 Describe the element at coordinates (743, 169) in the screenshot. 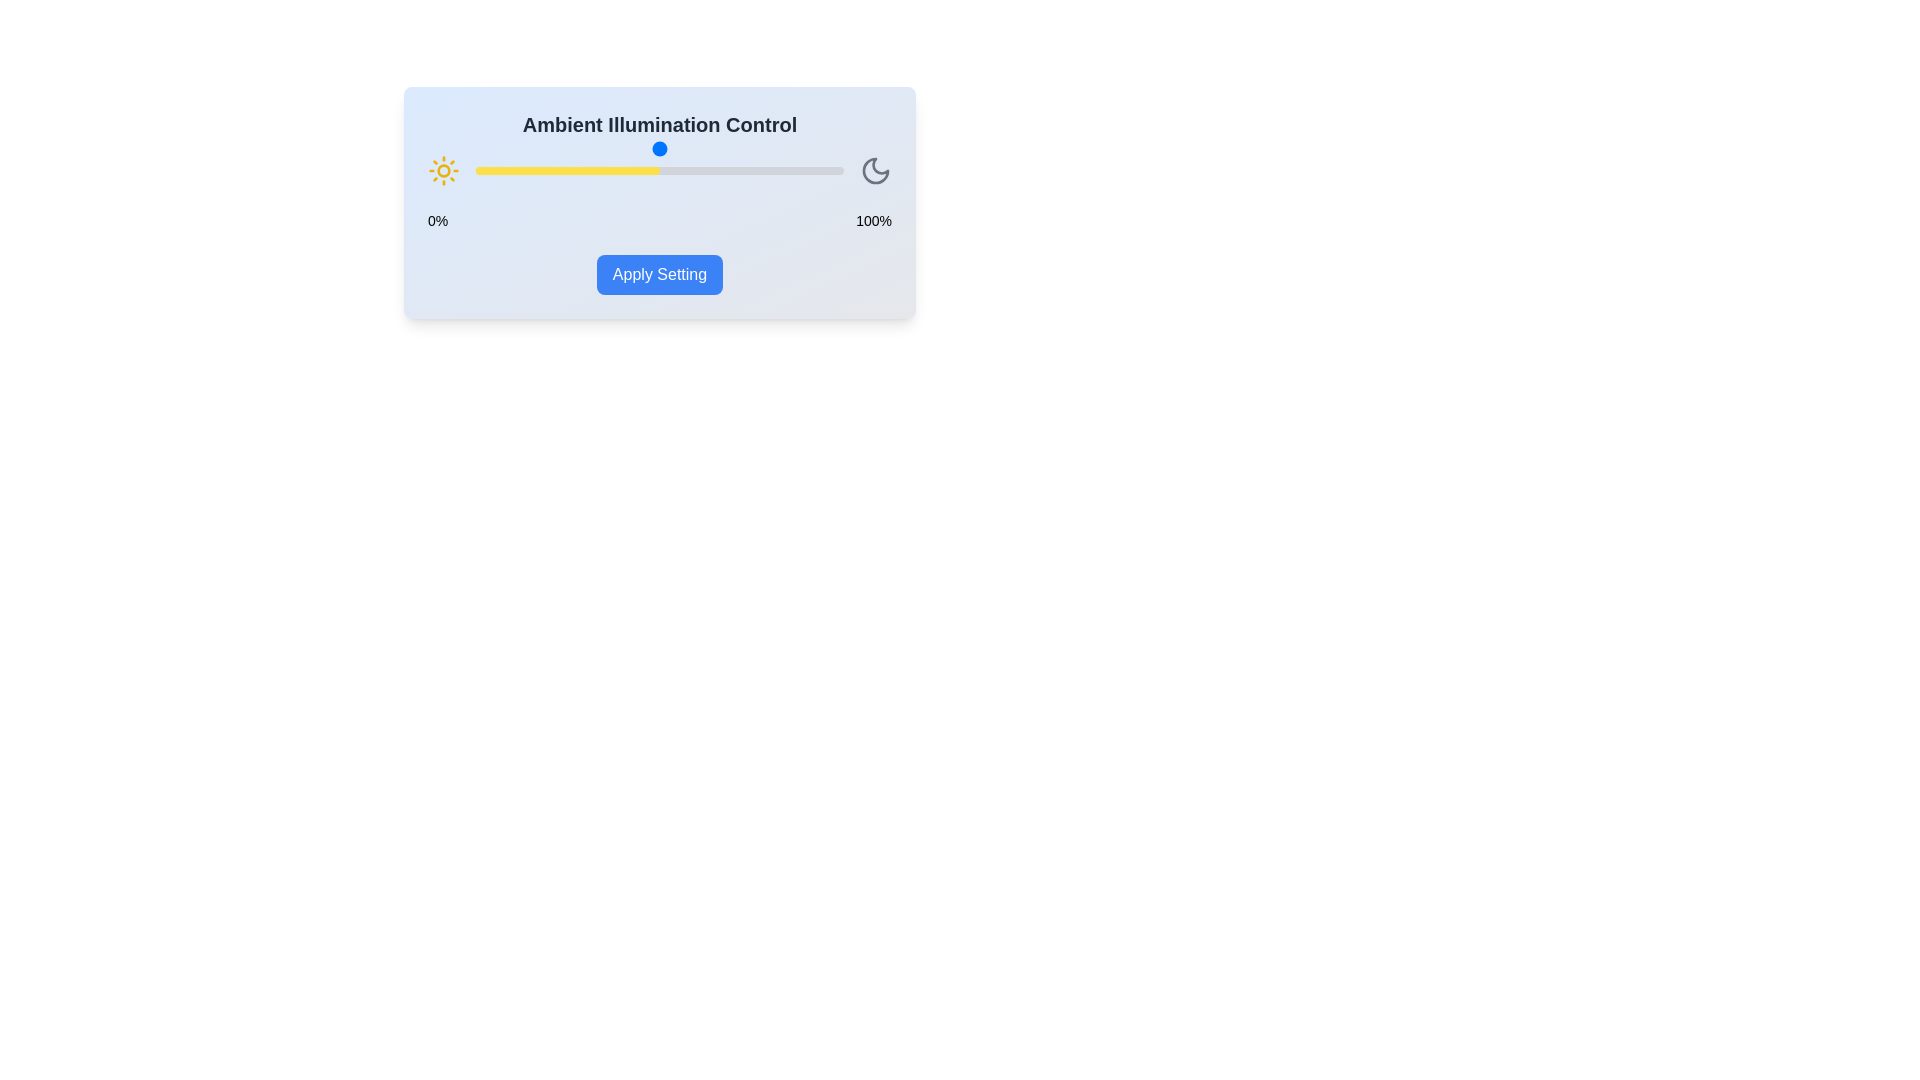

I see `the illumination slider to 73%` at that location.